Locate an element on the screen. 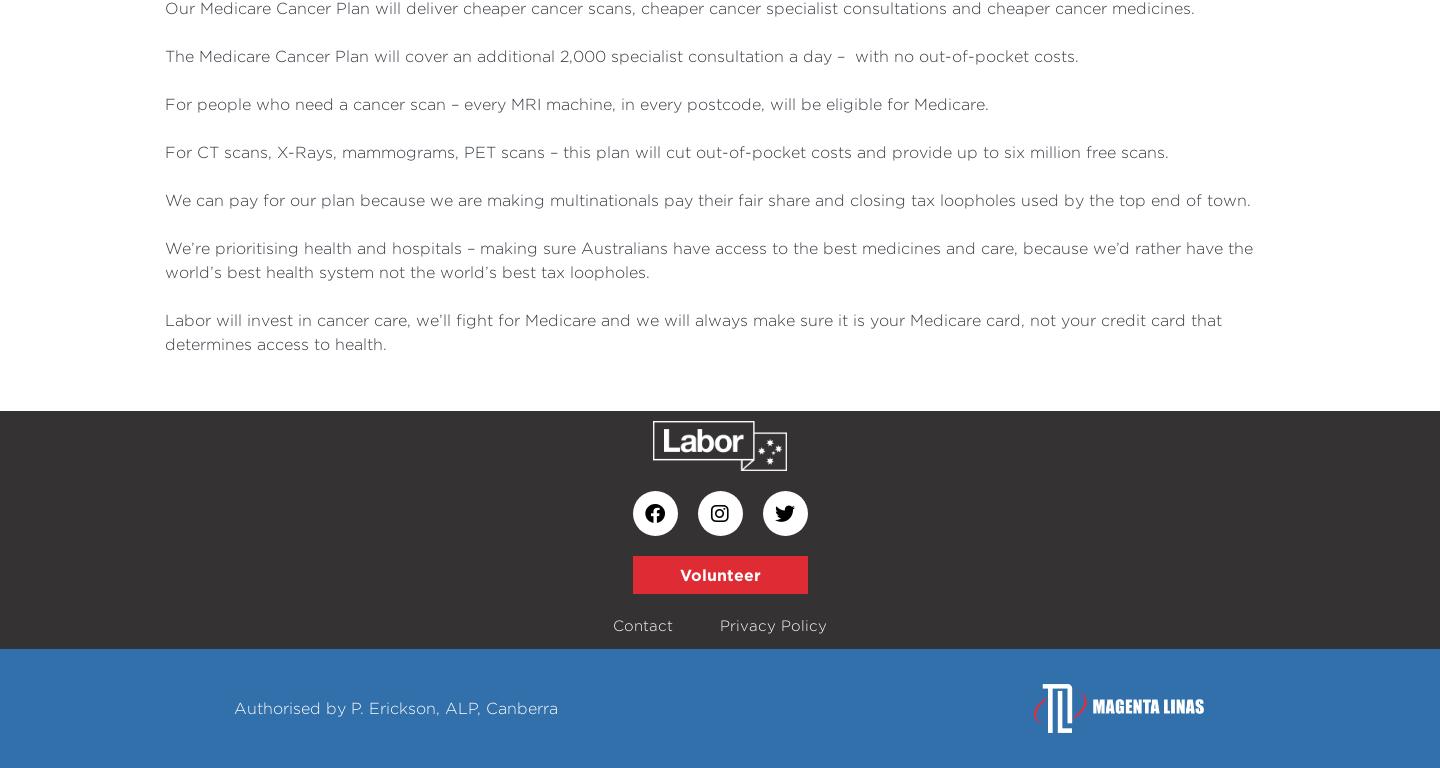 The width and height of the screenshot is (1440, 768). 'The Medicare Cancer Plan will cover an additional 2,000 specialist consultation a day –  with no out-of-pocket costs.' is located at coordinates (623, 55).